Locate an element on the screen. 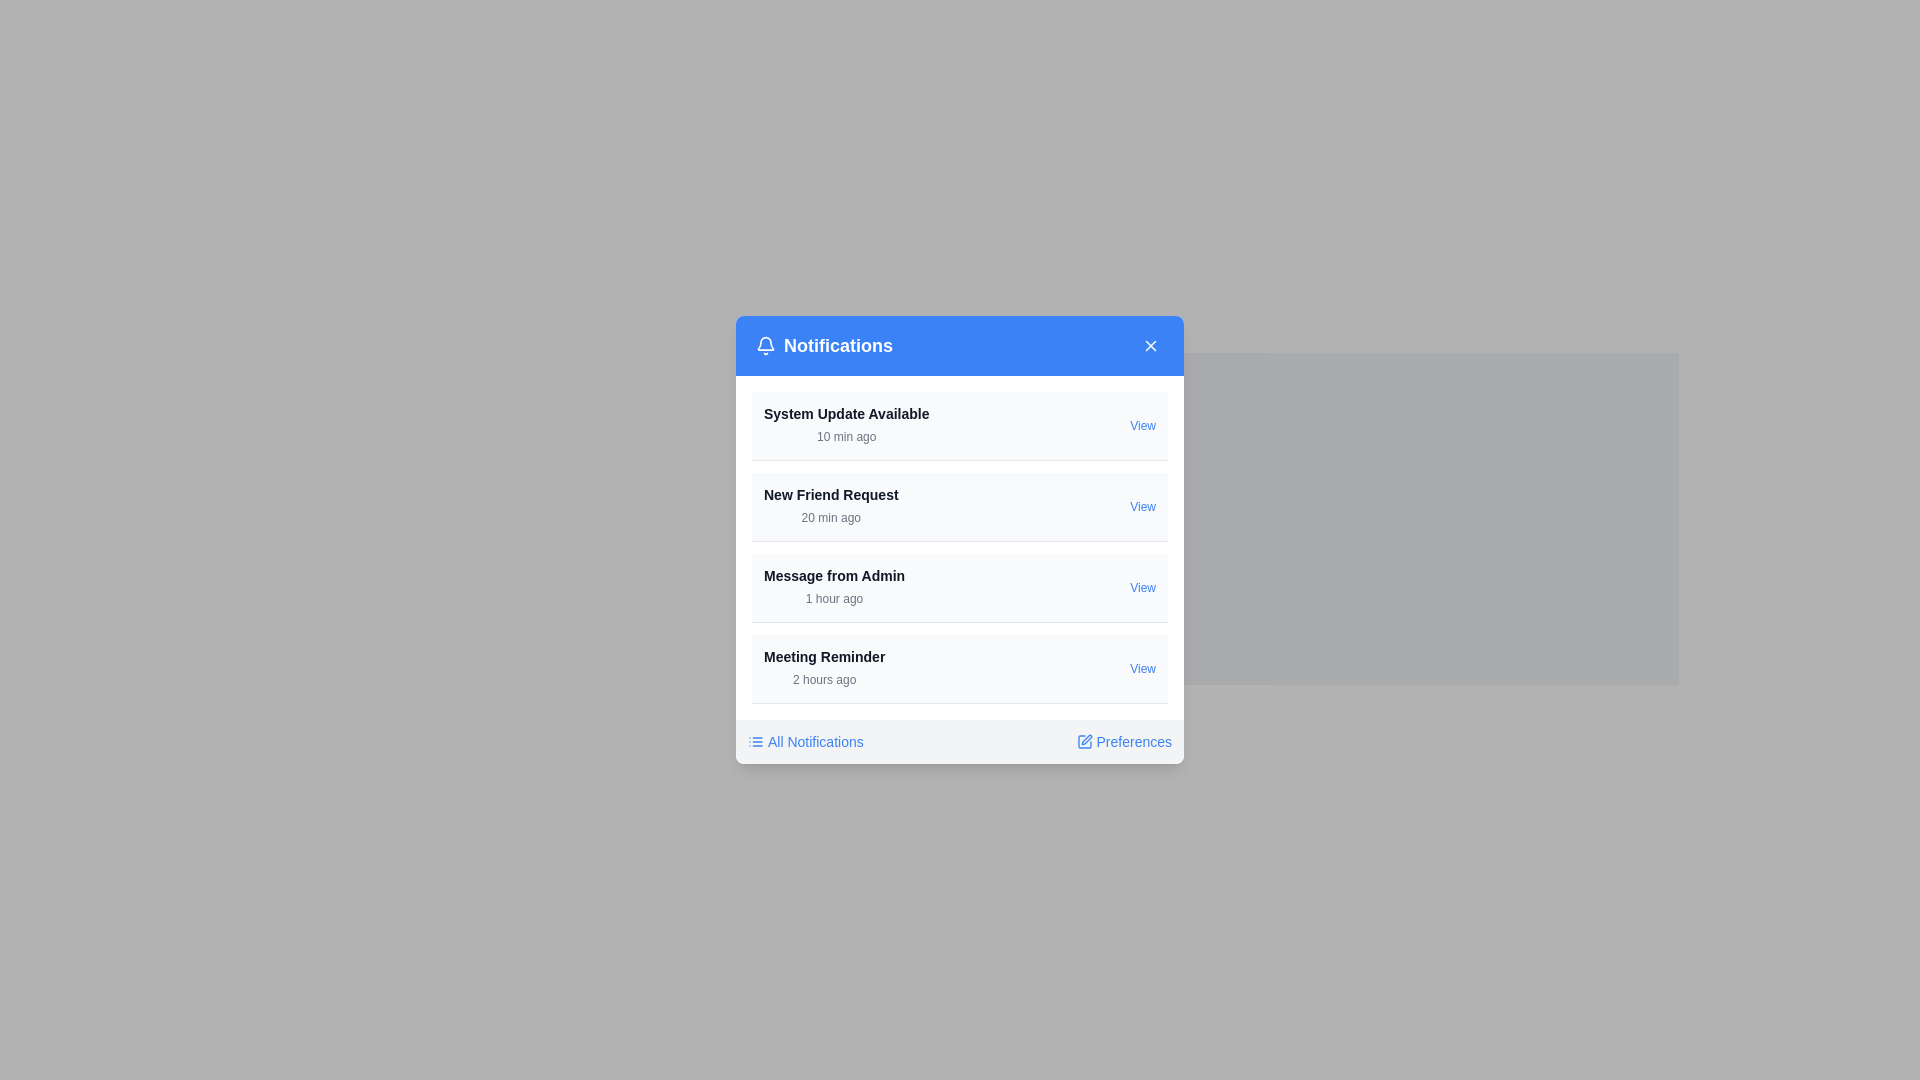 Image resolution: width=1920 pixels, height=1080 pixels. the text label displaying 'System Update Available' in dark gray, located at the top of the notification panel is located at coordinates (846, 412).